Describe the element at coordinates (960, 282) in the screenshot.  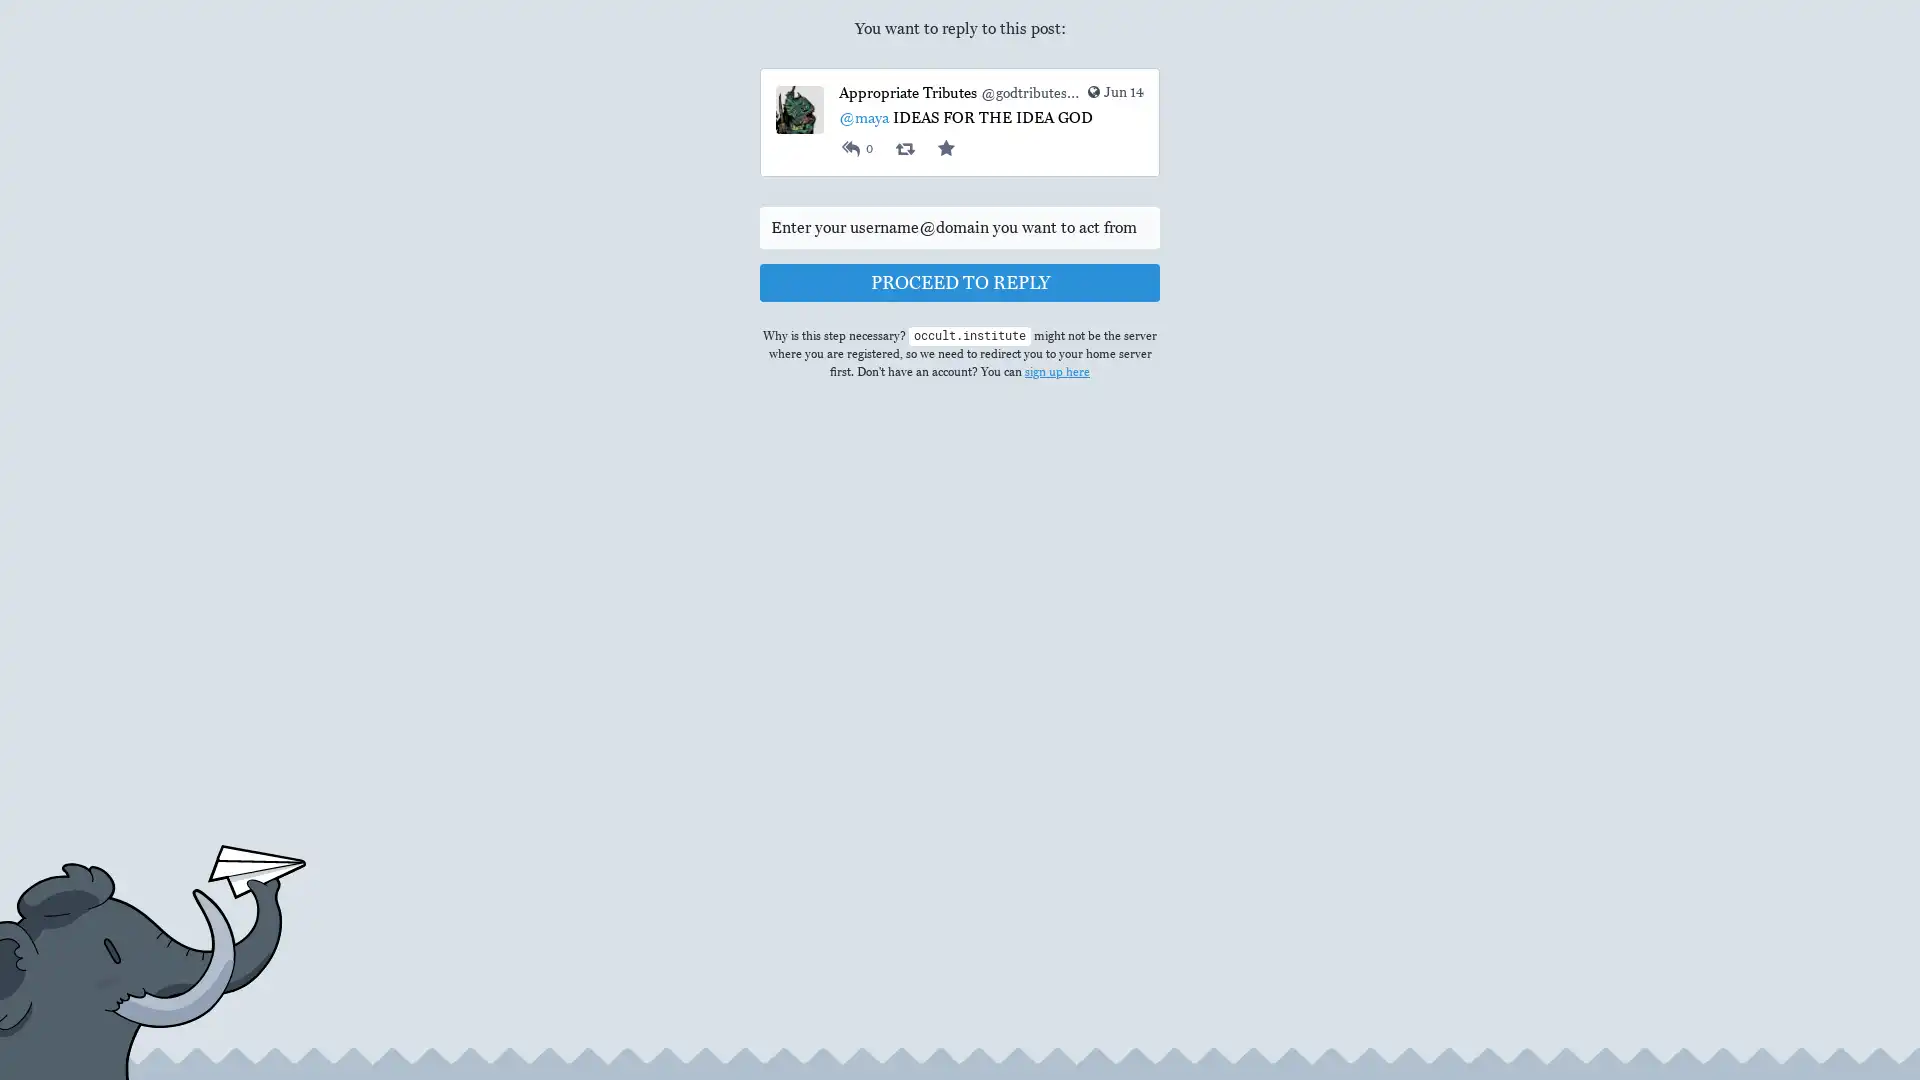
I see `PROCEED TO REPLY` at that location.